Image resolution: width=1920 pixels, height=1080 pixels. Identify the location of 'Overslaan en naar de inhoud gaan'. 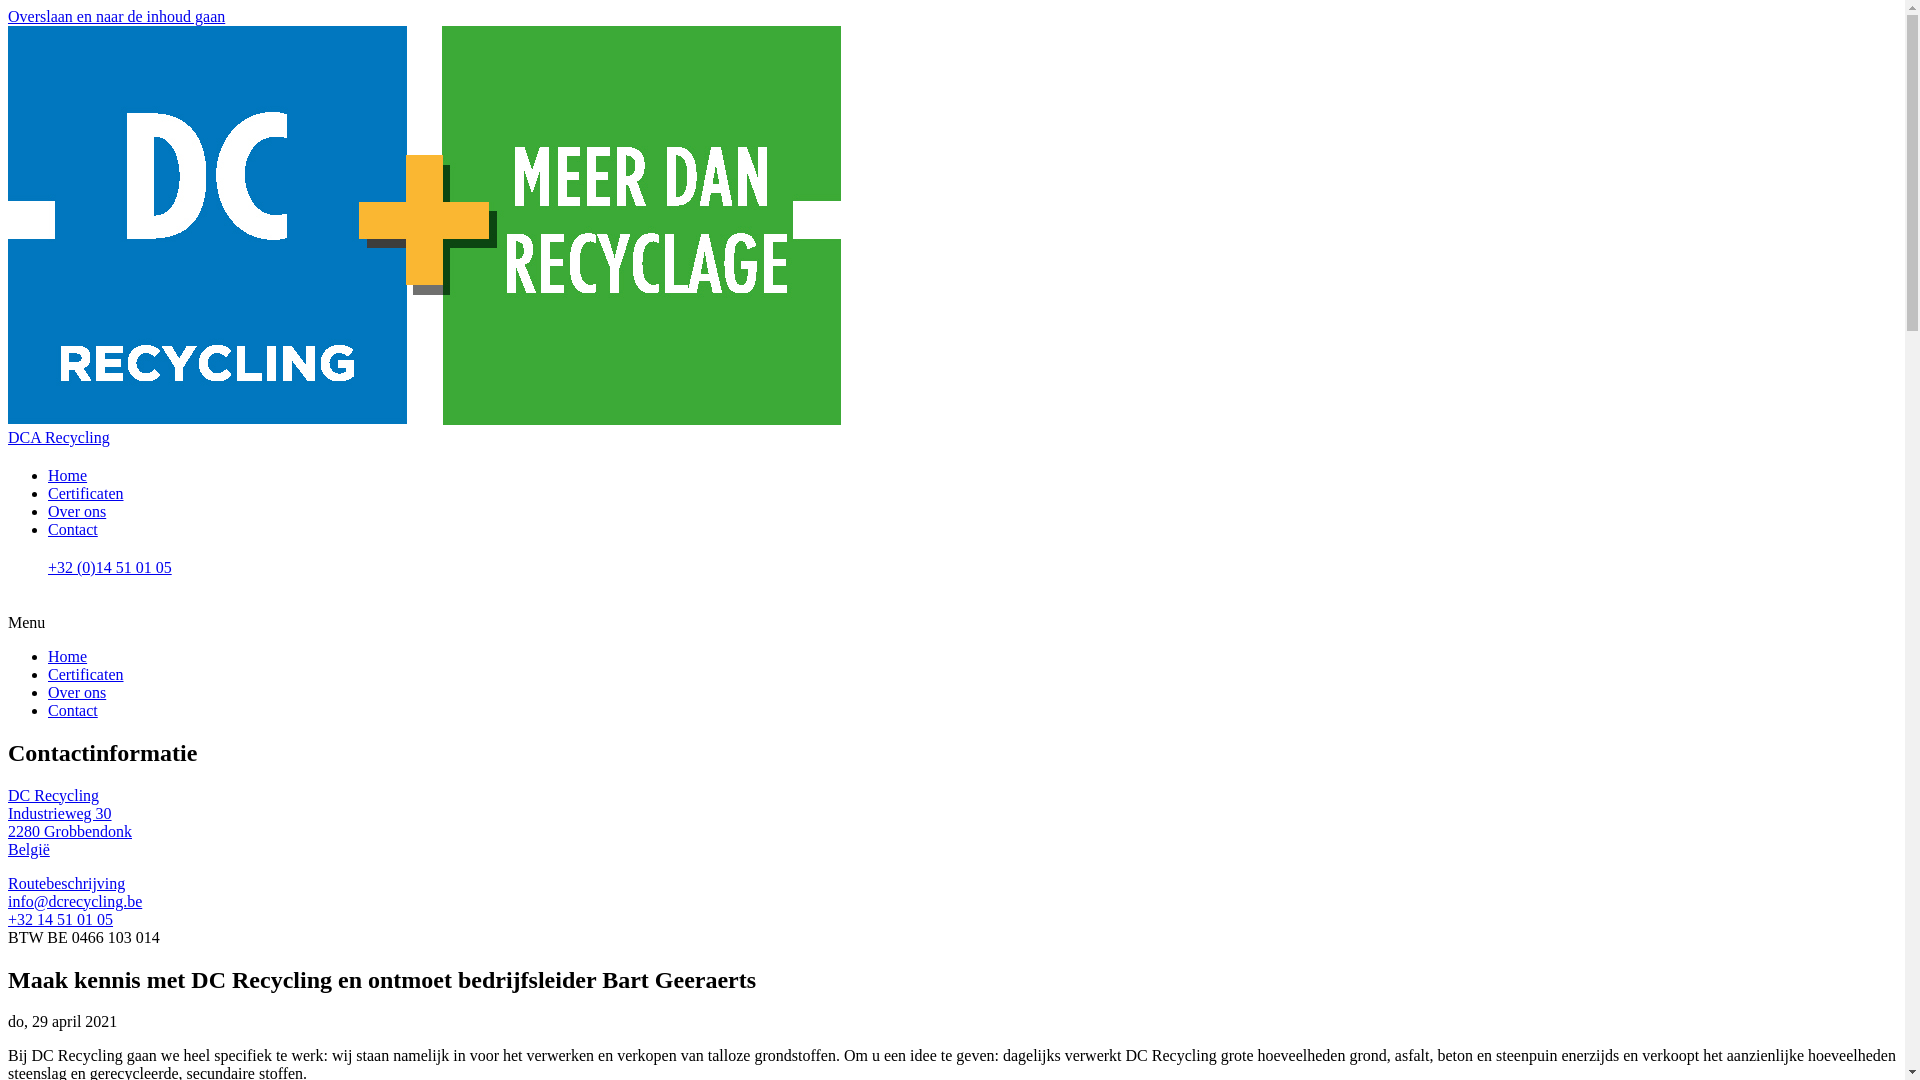
(115, 16).